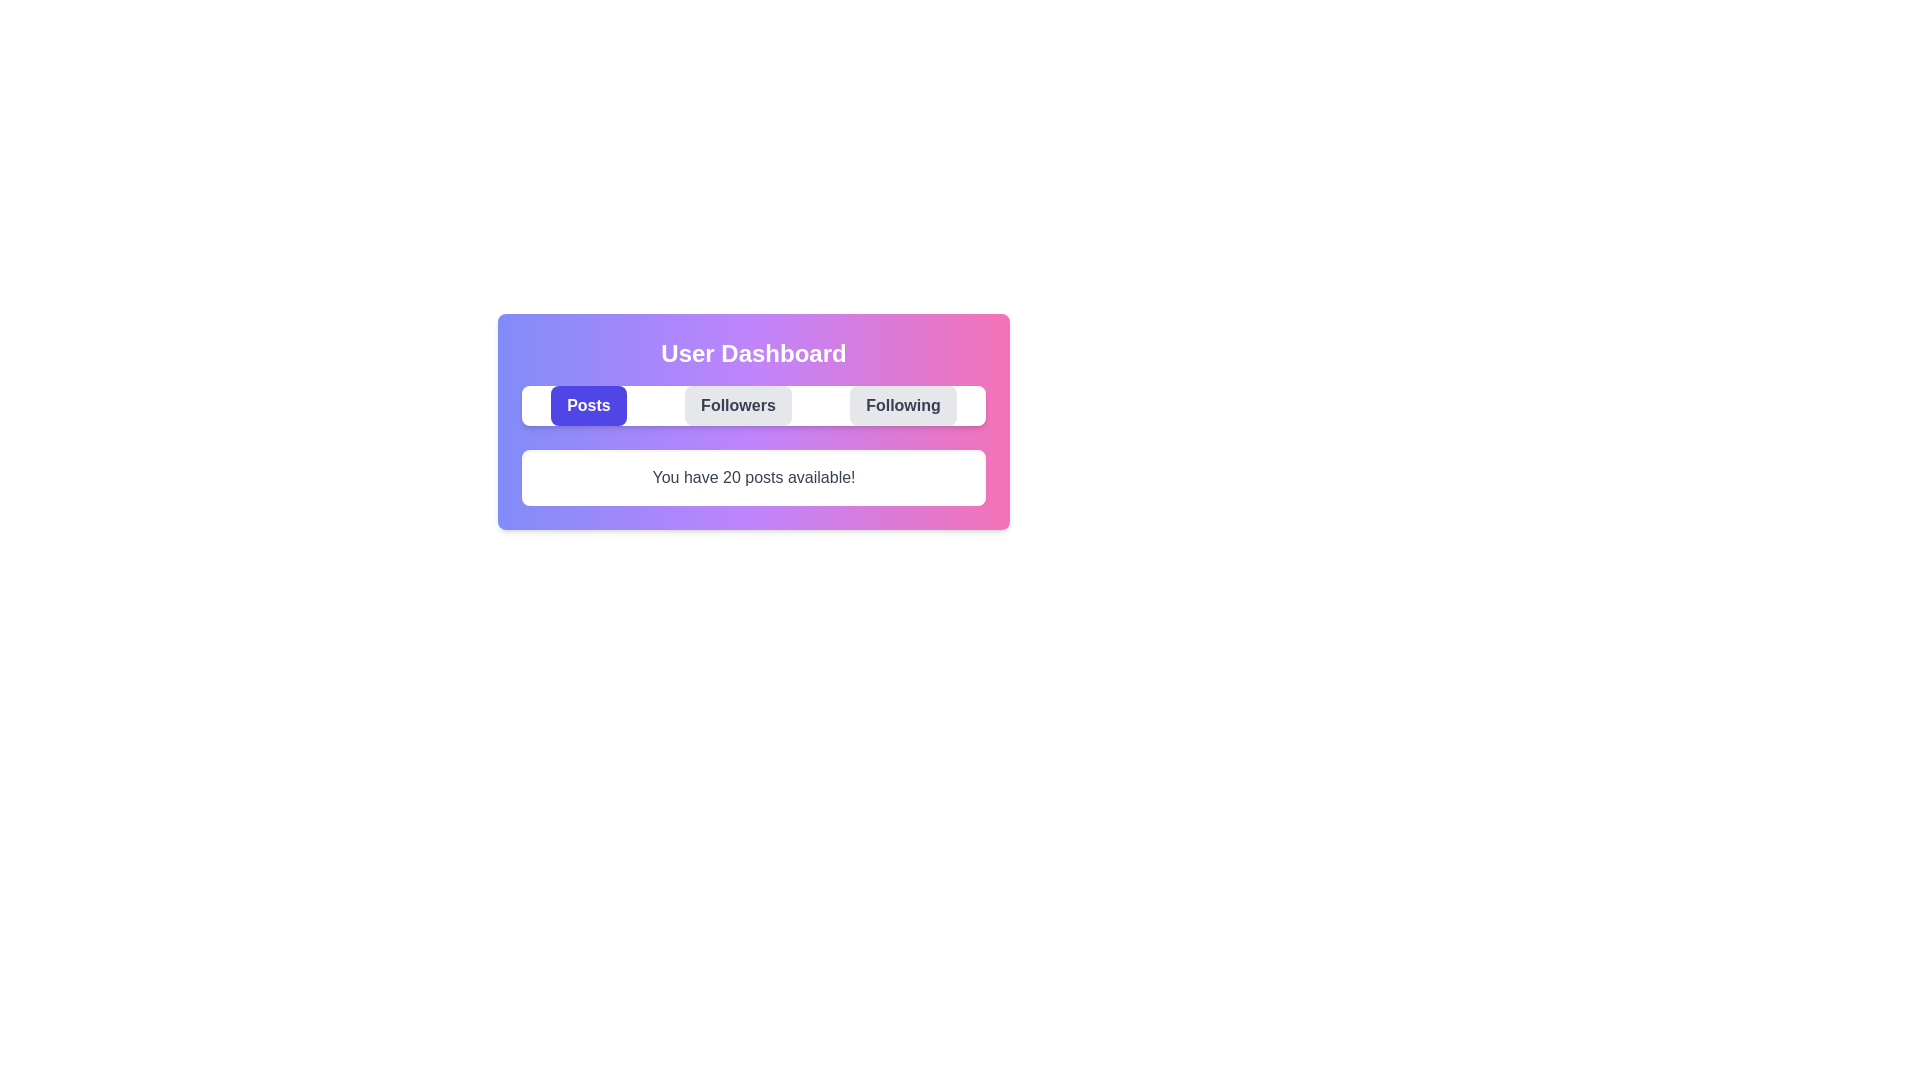 The image size is (1920, 1080). What do you see at coordinates (752, 420) in the screenshot?
I see `the 'Followers' button in the user dashboard` at bounding box center [752, 420].